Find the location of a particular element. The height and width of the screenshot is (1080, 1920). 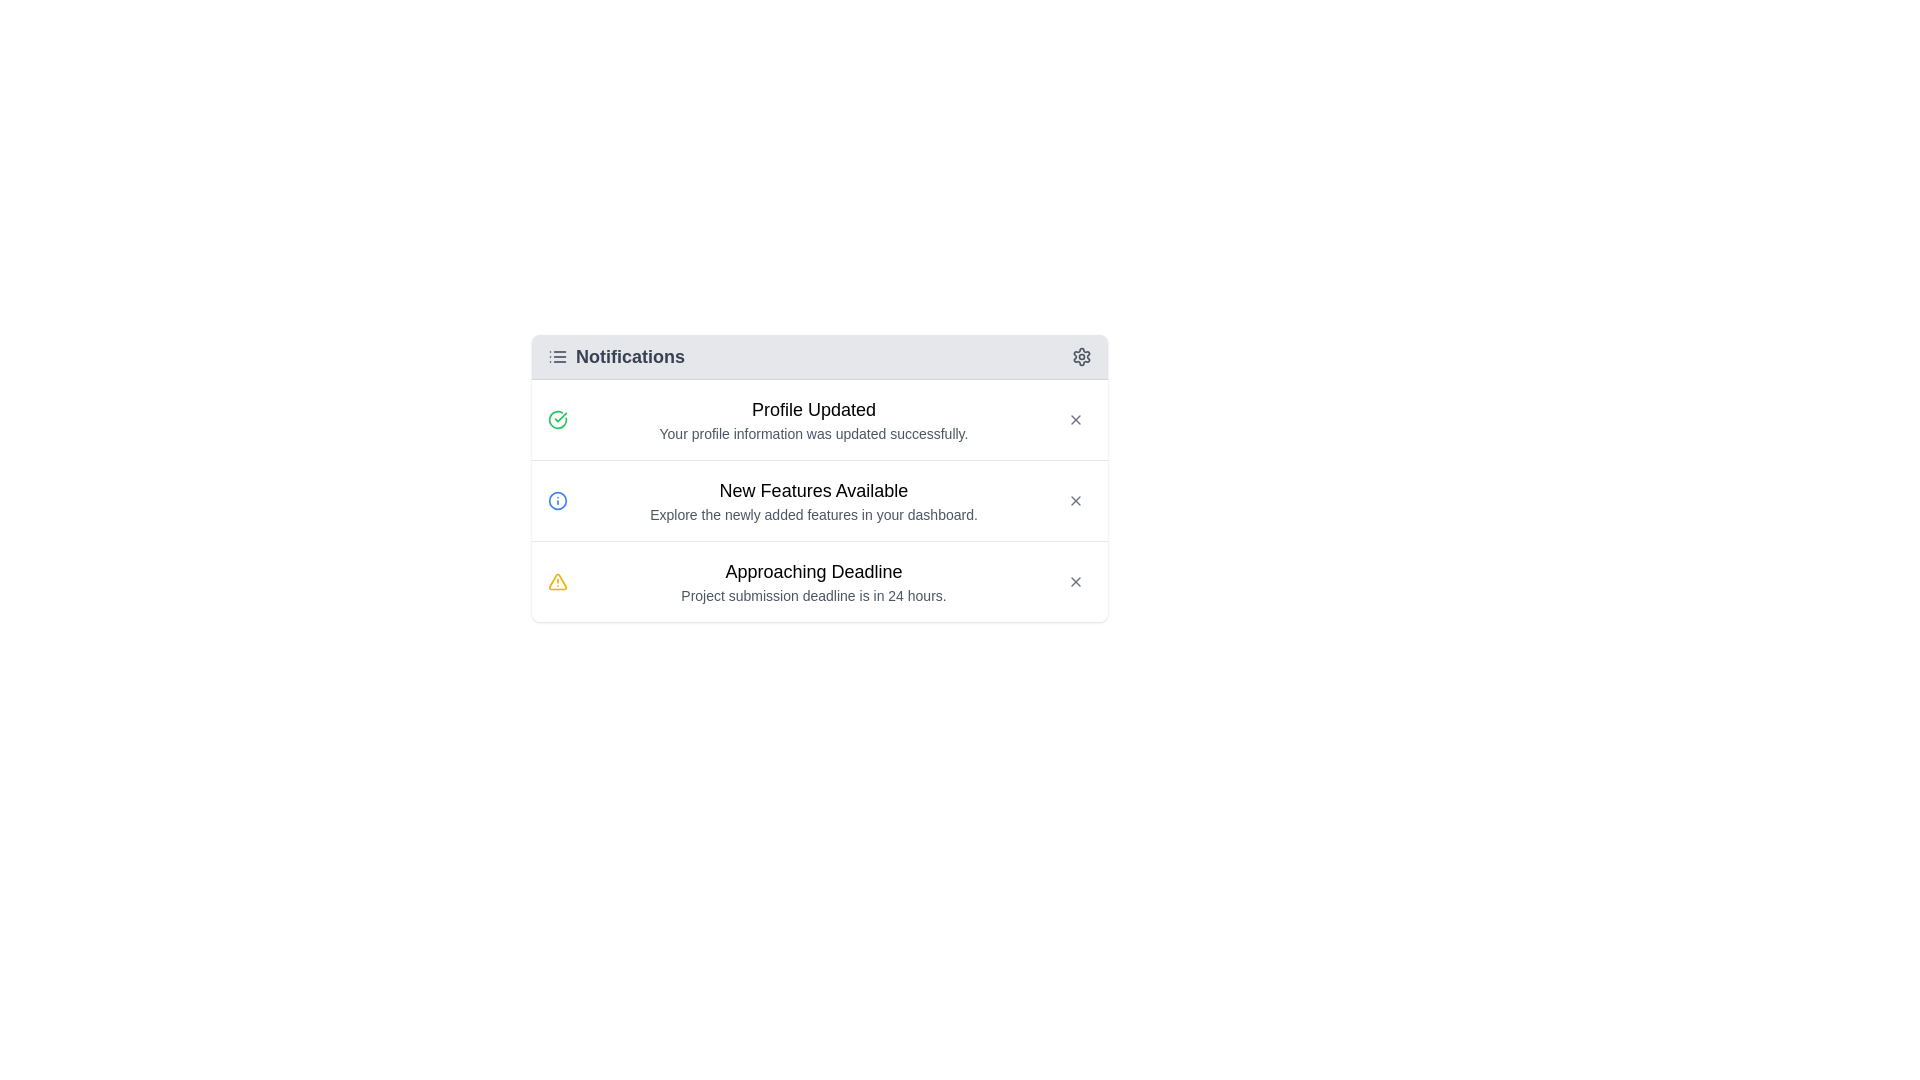

the settings icon button located in the top-right corner of the 'Notifications' section header, positioned to the right of the text 'Notifications' is located at coordinates (1080, 356).